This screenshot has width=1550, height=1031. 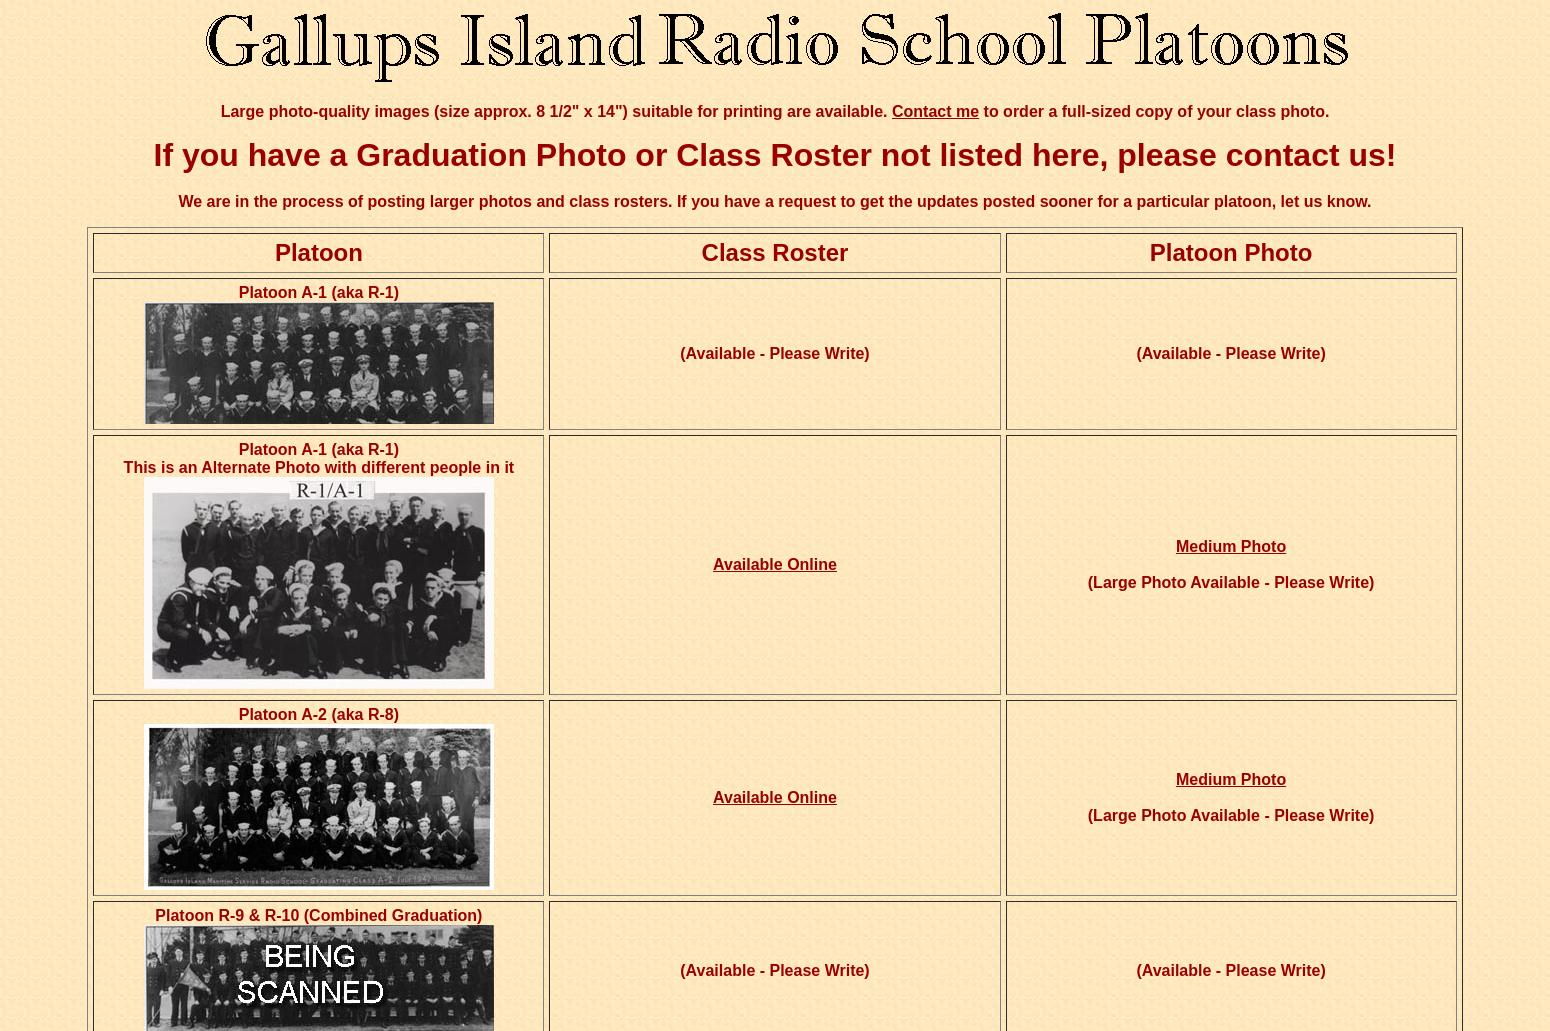 What do you see at coordinates (774, 153) in the screenshot?
I see `'If you have 

  a Graduation Photo or Class Roster not listed here, please contact us!'` at bounding box center [774, 153].